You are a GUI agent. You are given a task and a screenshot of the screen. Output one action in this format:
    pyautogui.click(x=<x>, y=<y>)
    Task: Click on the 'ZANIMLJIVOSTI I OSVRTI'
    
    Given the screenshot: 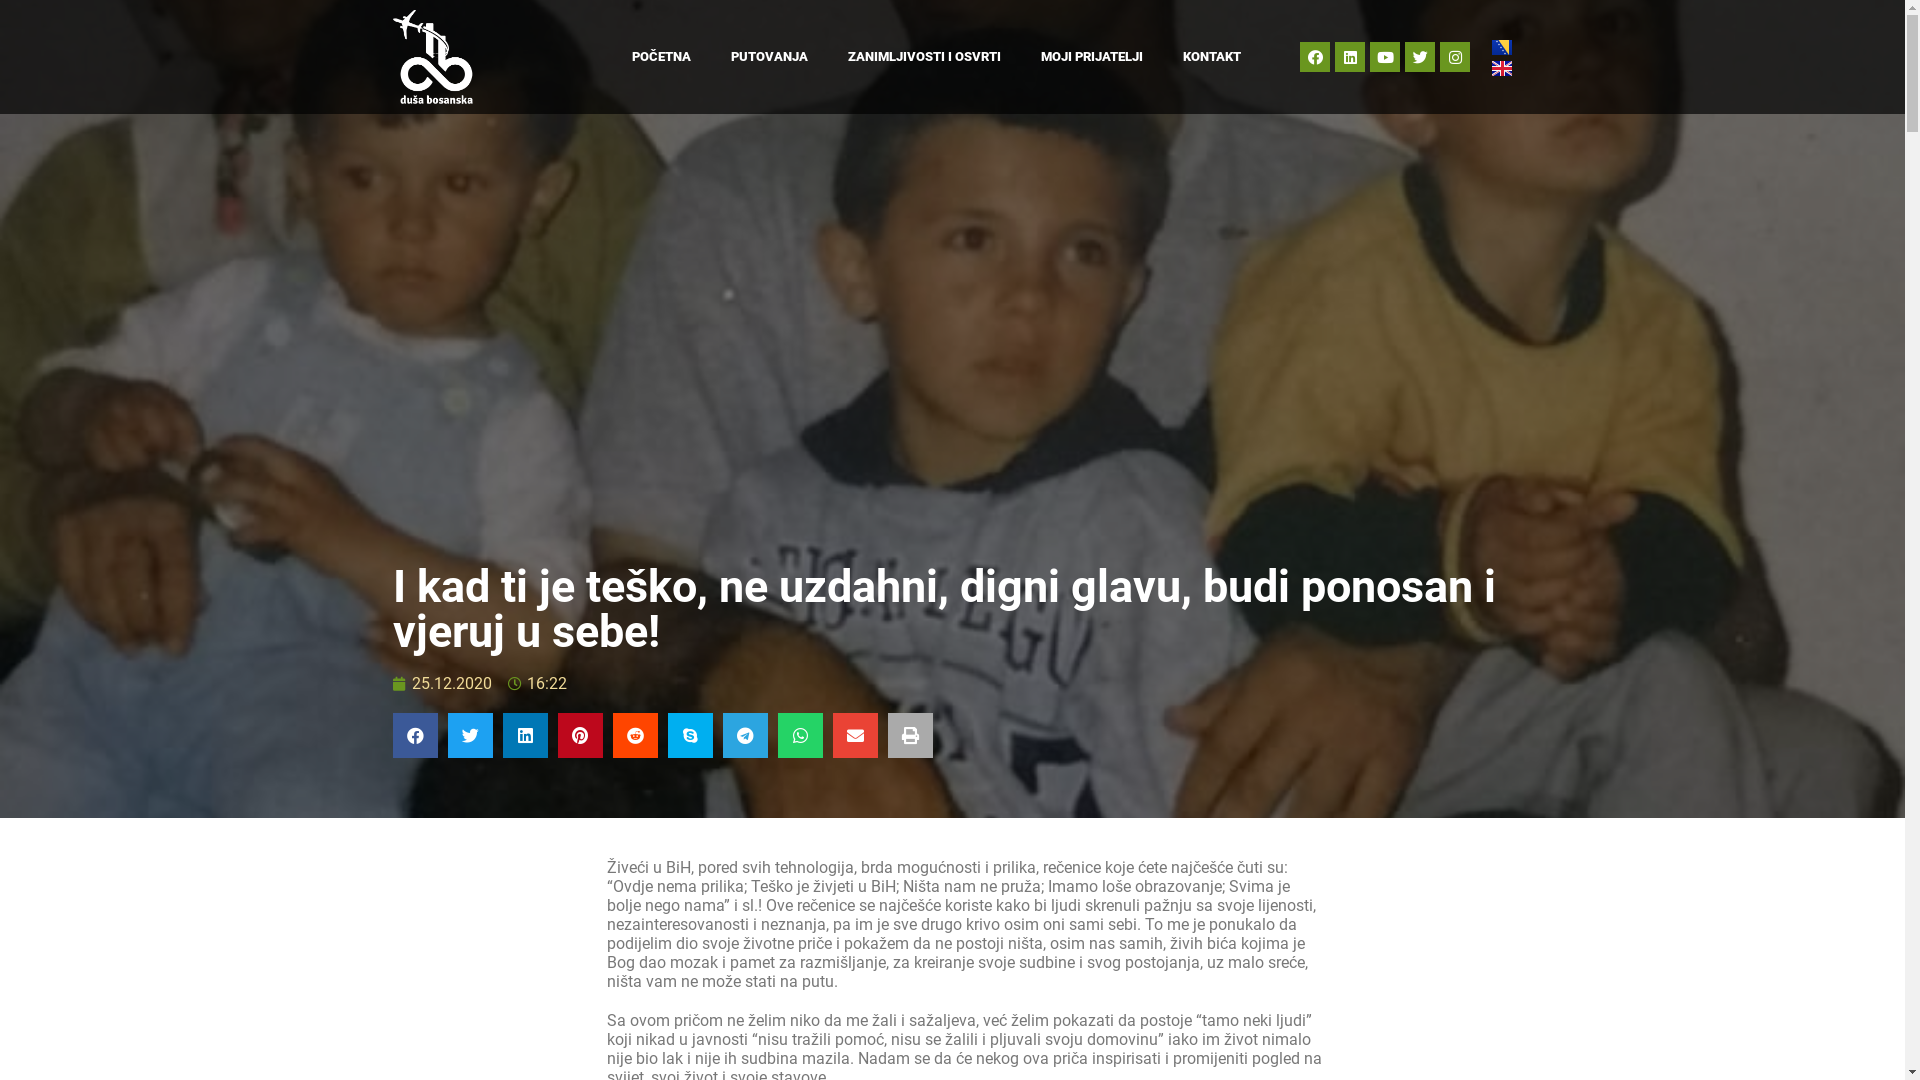 What is the action you would take?
    pyautogui.click(x=923, y=56)
    